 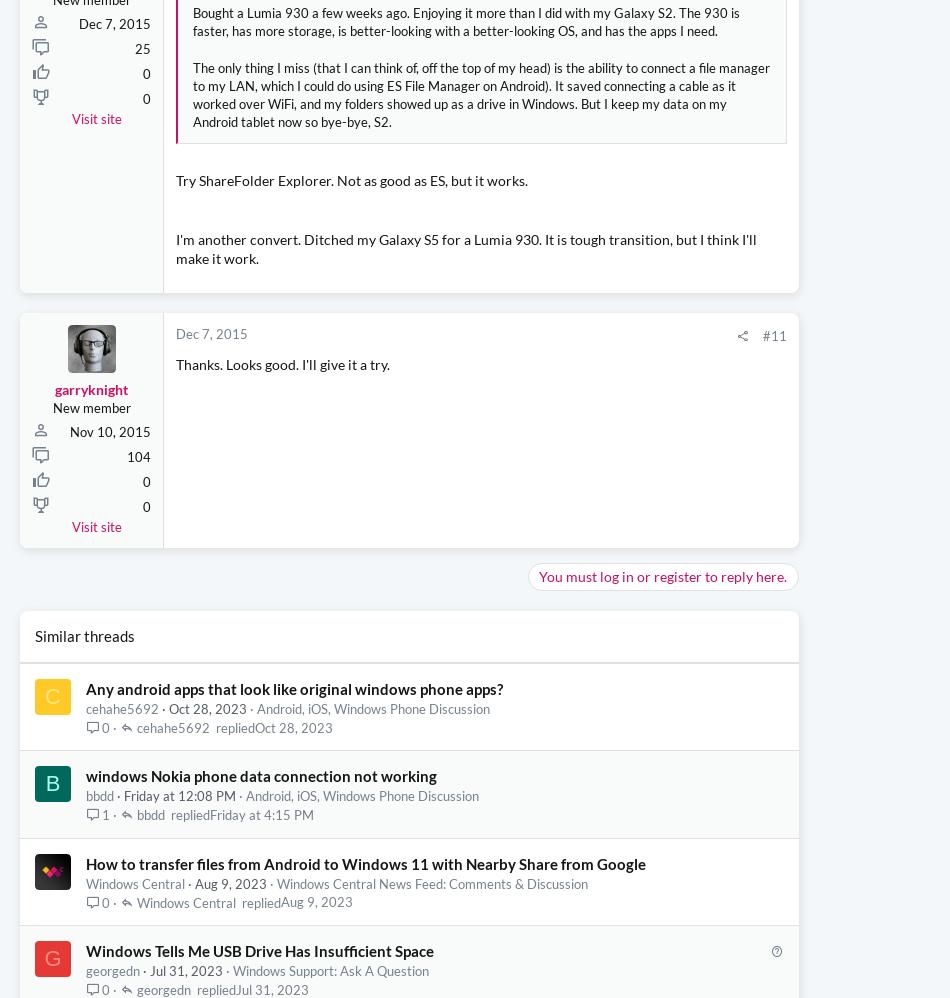 What do you see at coordinates (138, 622) in the screenshot?
I see `'104'` at bounding box center [138, 622].